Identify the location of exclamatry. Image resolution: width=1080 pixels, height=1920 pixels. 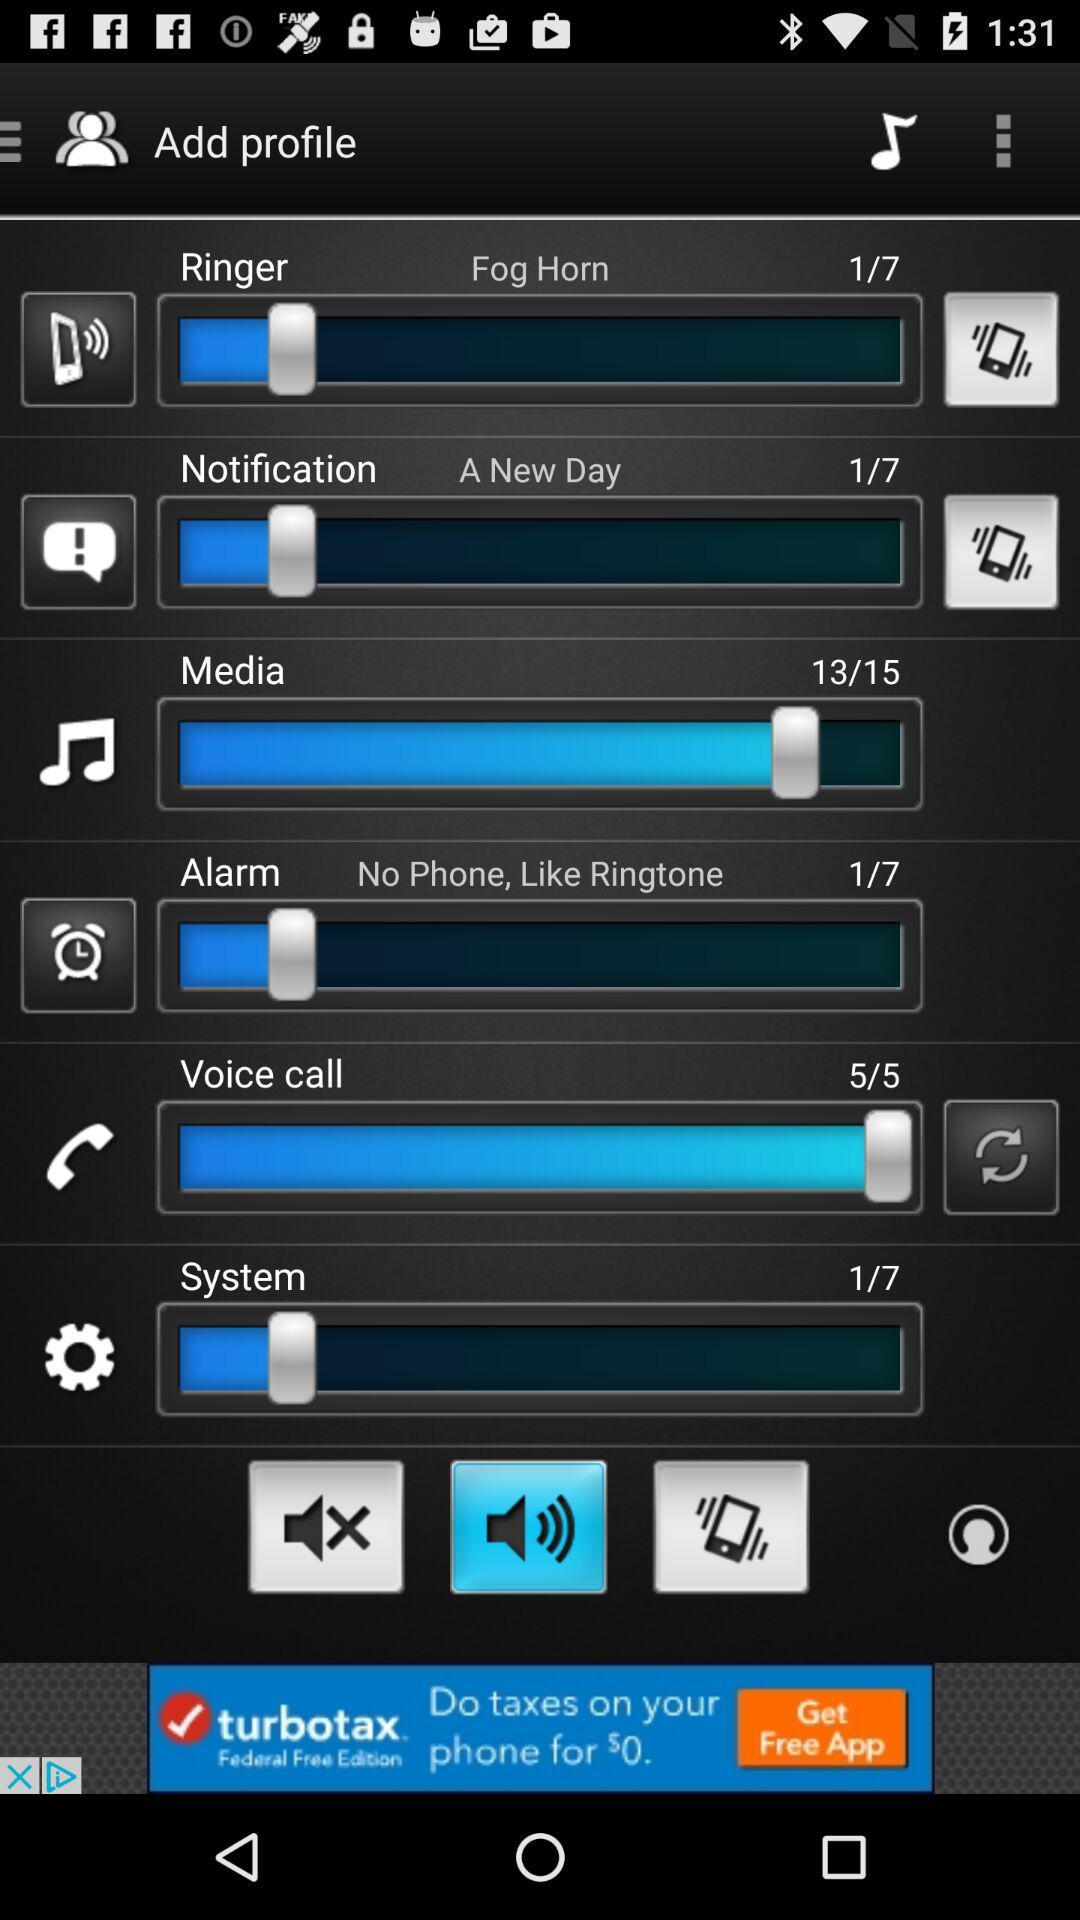
(77, 552).